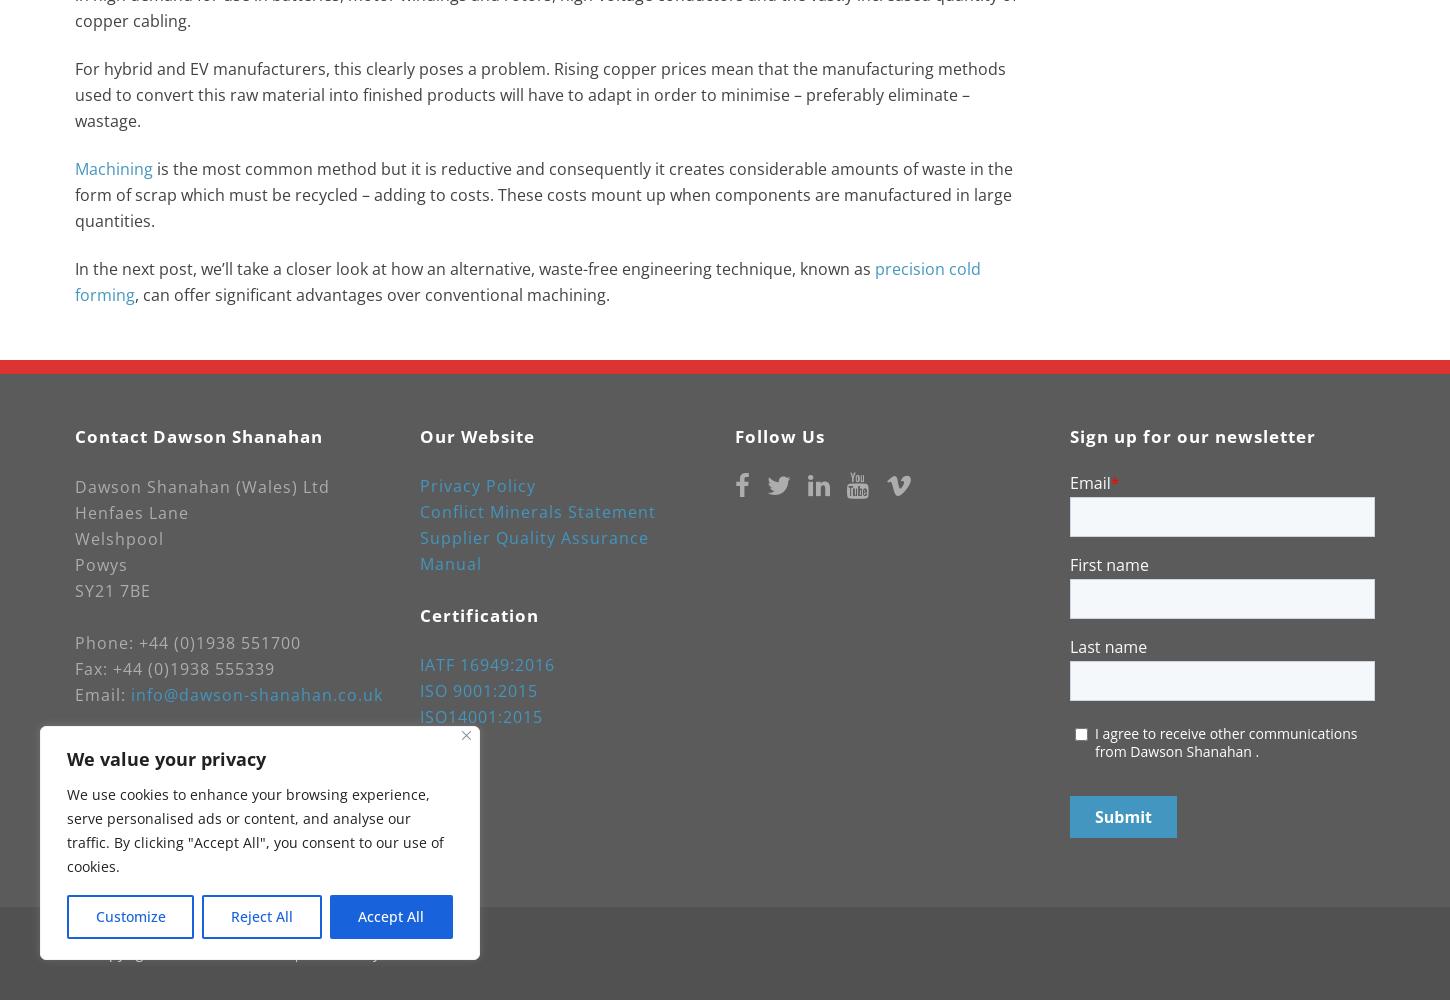 The width and height of the screenshot is (1450, 1000). What do you see at coordinates (419, 436) in the screenshot?
I see `'Our Website'` at bounding box center [419, 436].